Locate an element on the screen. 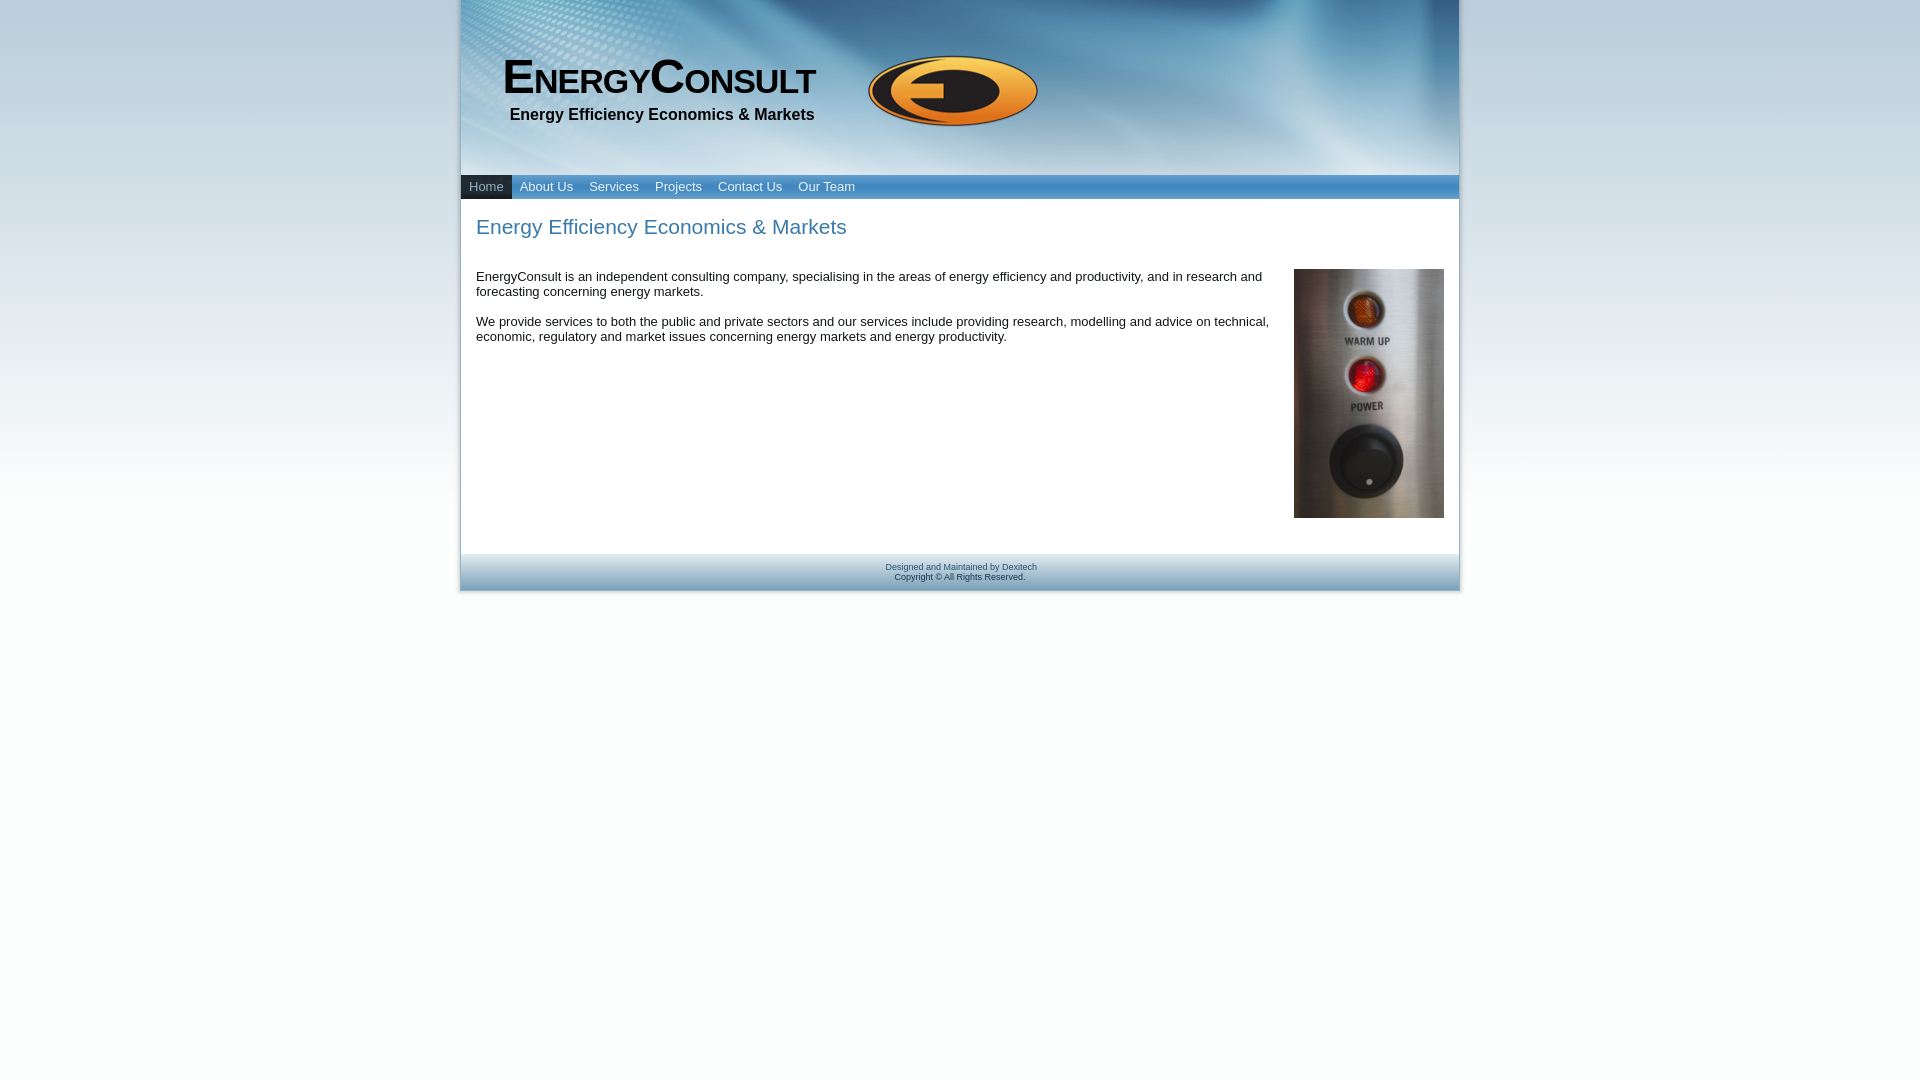 The height and width of the screenshot is (1080, 1920). 'About Us' is located at coordinates (546, 186).